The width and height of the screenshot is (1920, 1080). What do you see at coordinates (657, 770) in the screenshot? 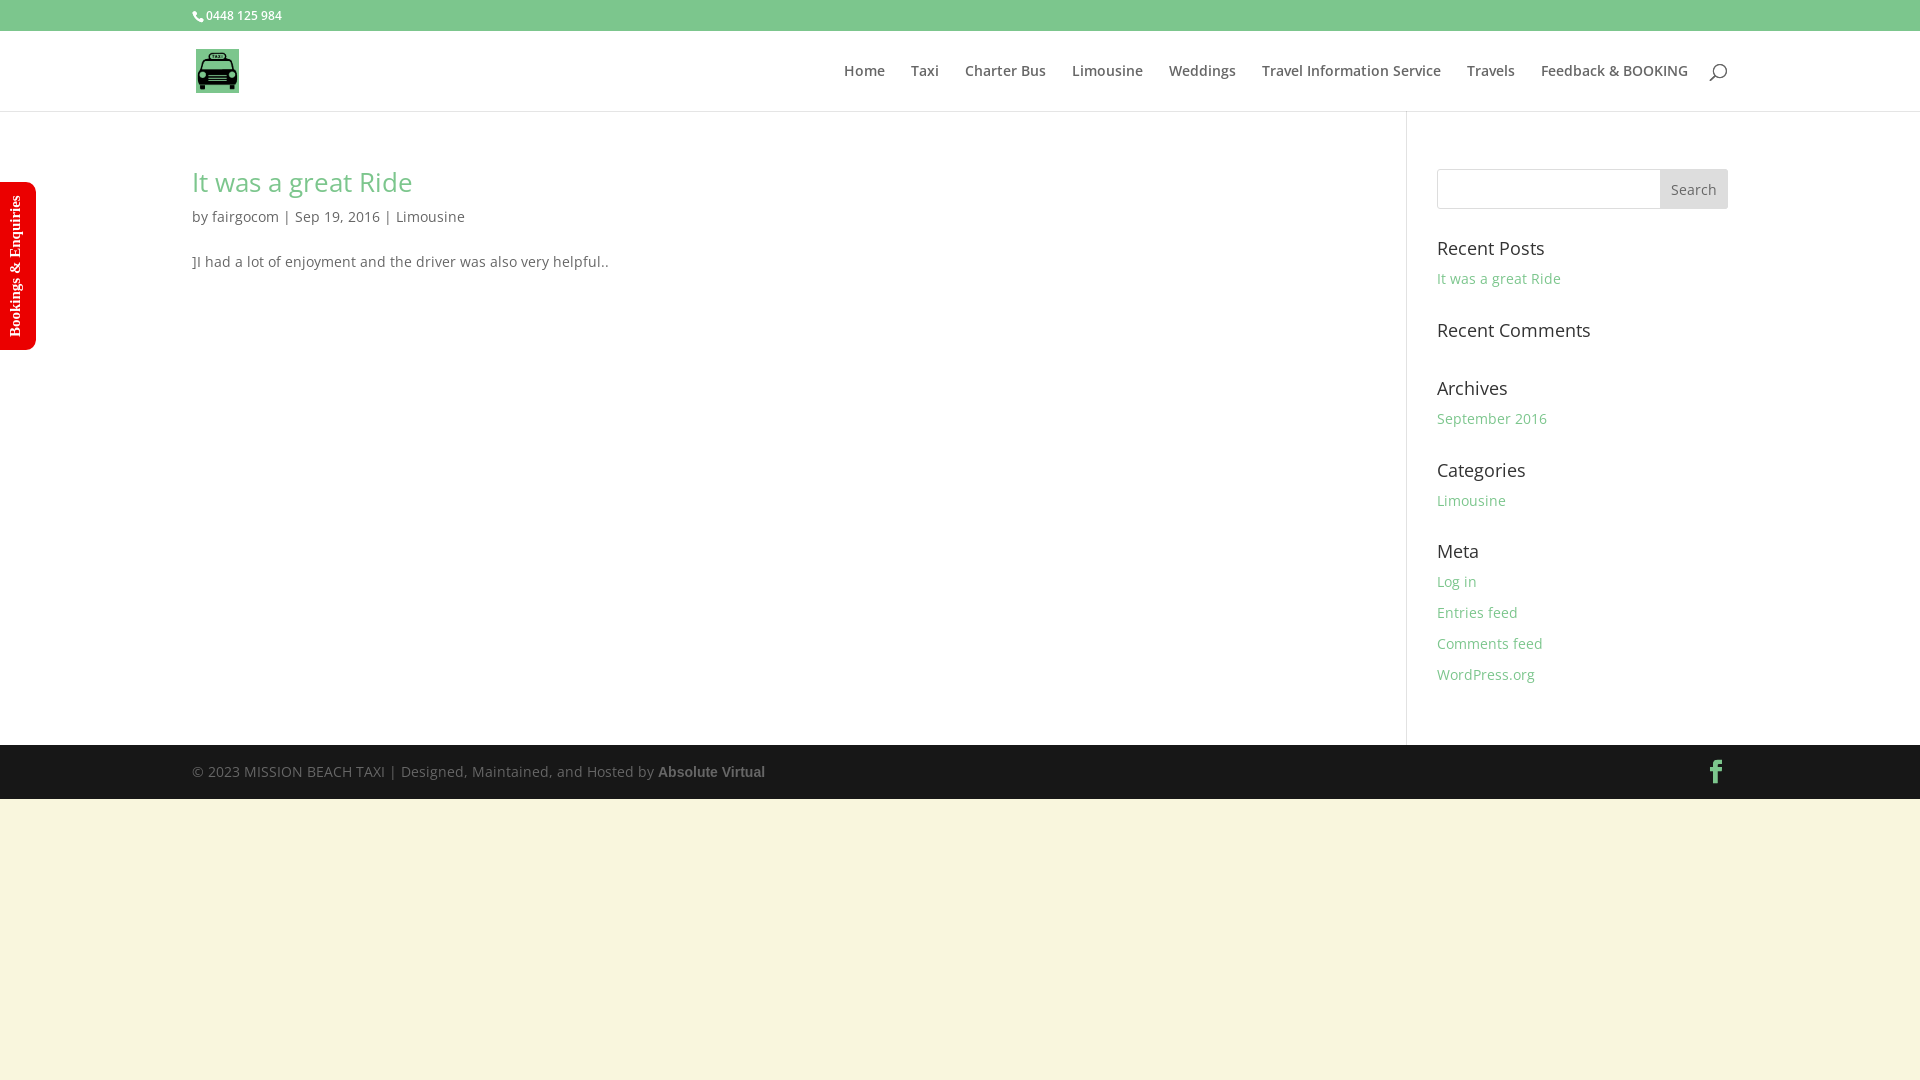
I see `'Absolute Virtual'` at bounding box center [657, 770].